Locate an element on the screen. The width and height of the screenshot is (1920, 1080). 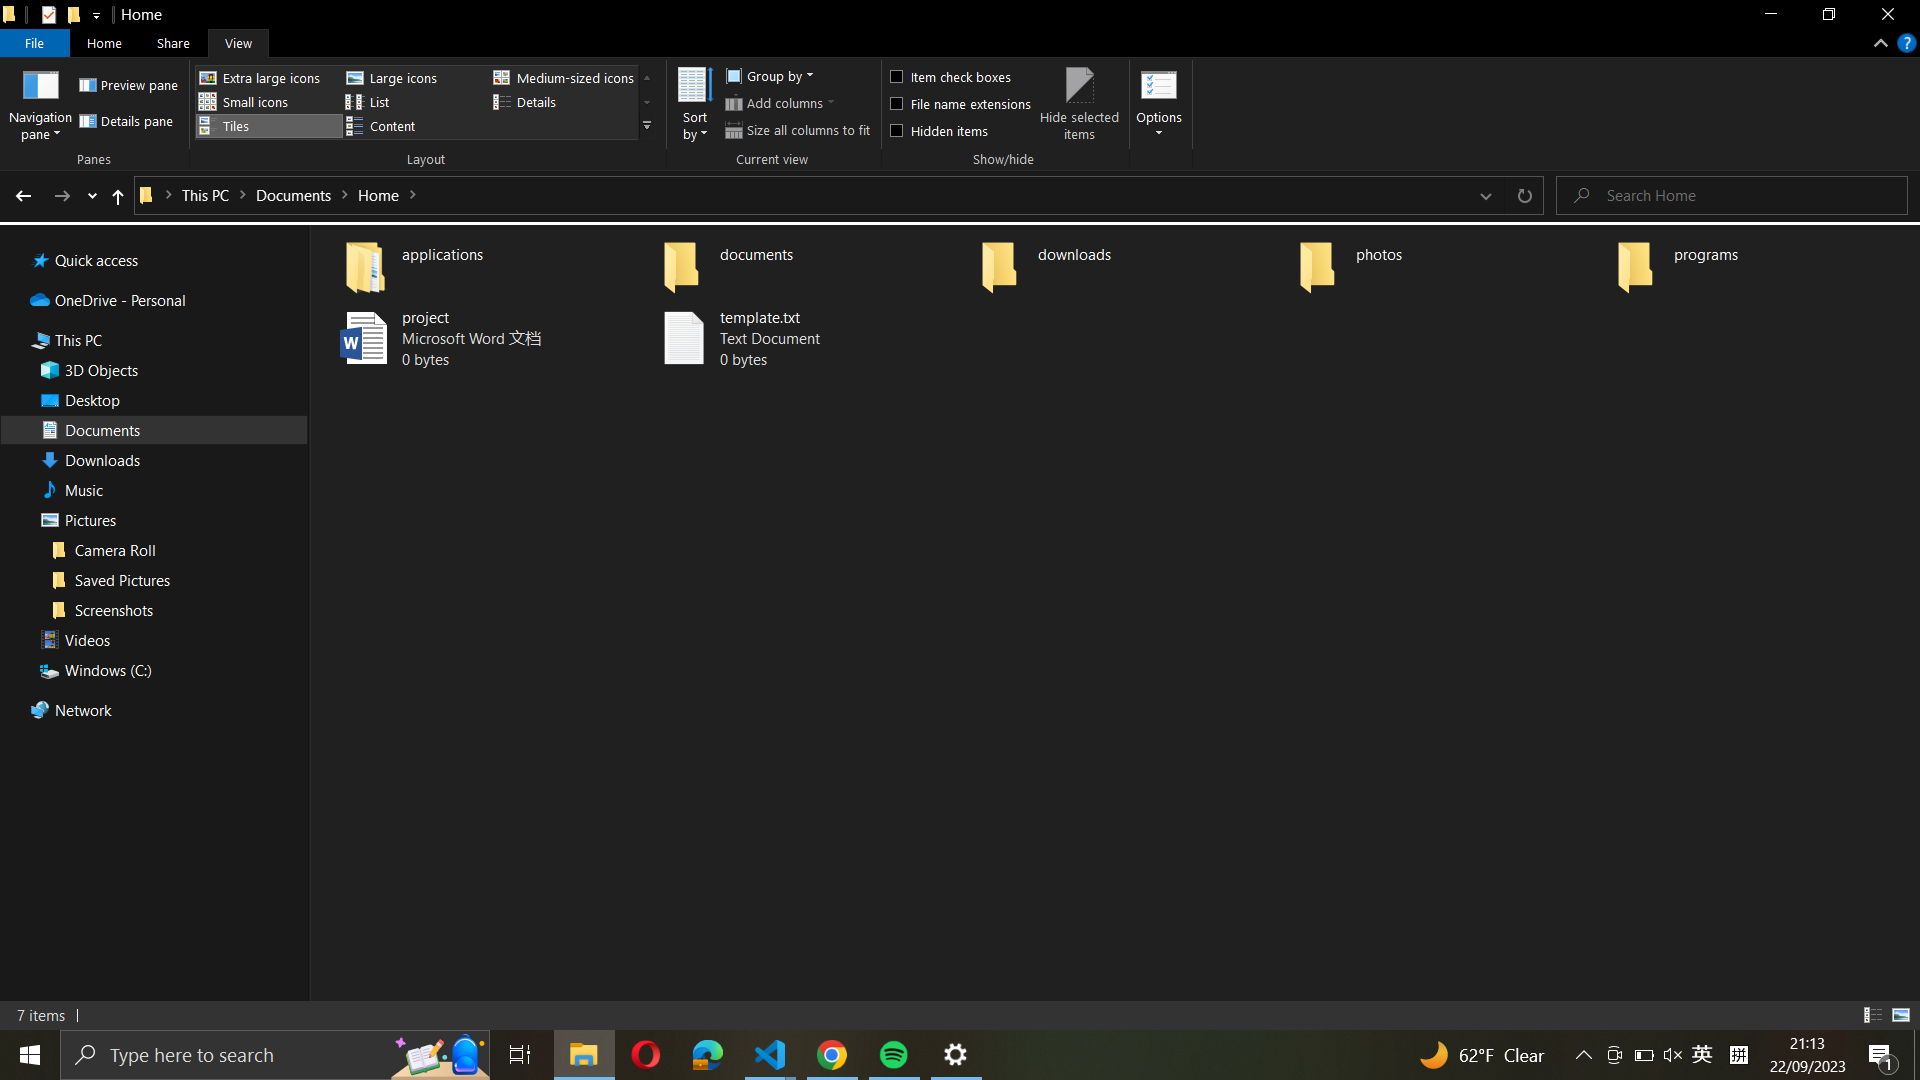
Go to the "downloads" folder and choose all files is located at coordinates (1132, 261).